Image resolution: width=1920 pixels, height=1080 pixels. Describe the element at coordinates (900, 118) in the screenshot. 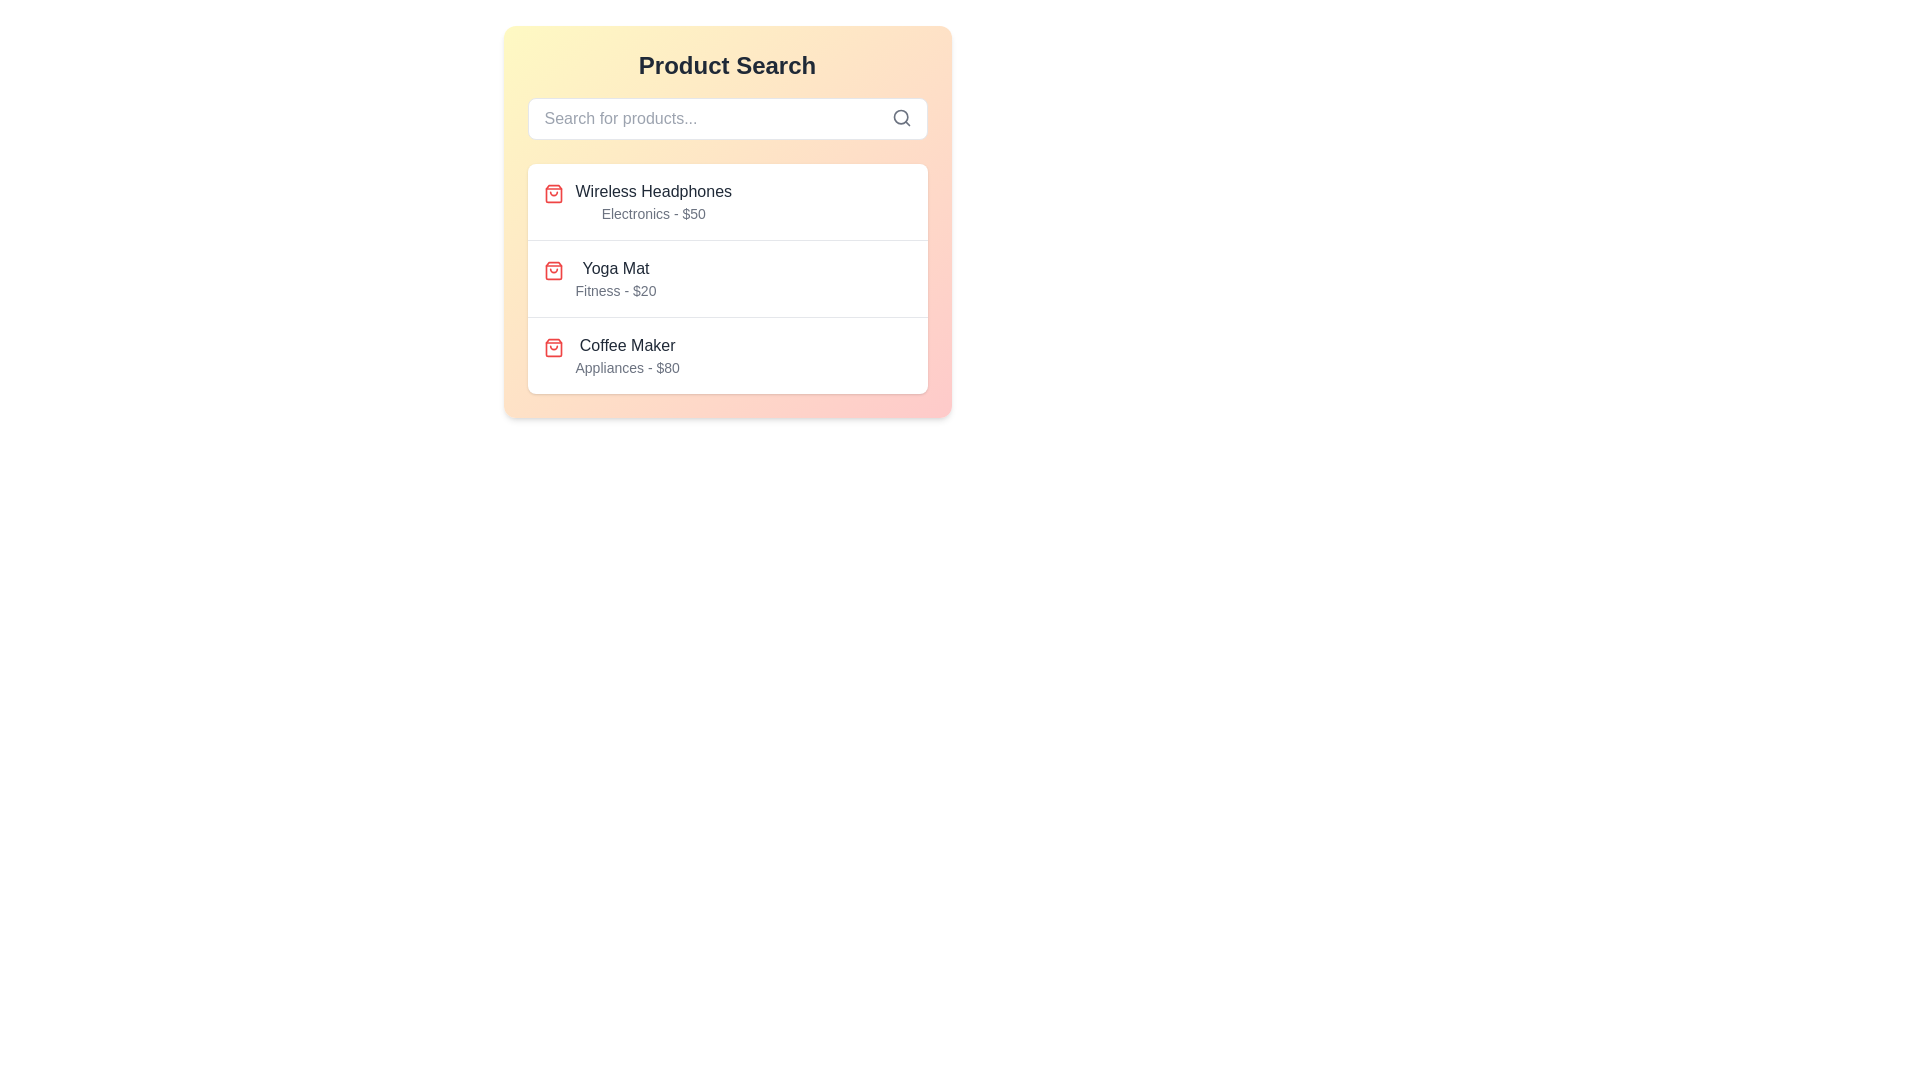

I see `the search icon located at the rightmost side of the 'Product Search' input field to initiate a search query` at that location.